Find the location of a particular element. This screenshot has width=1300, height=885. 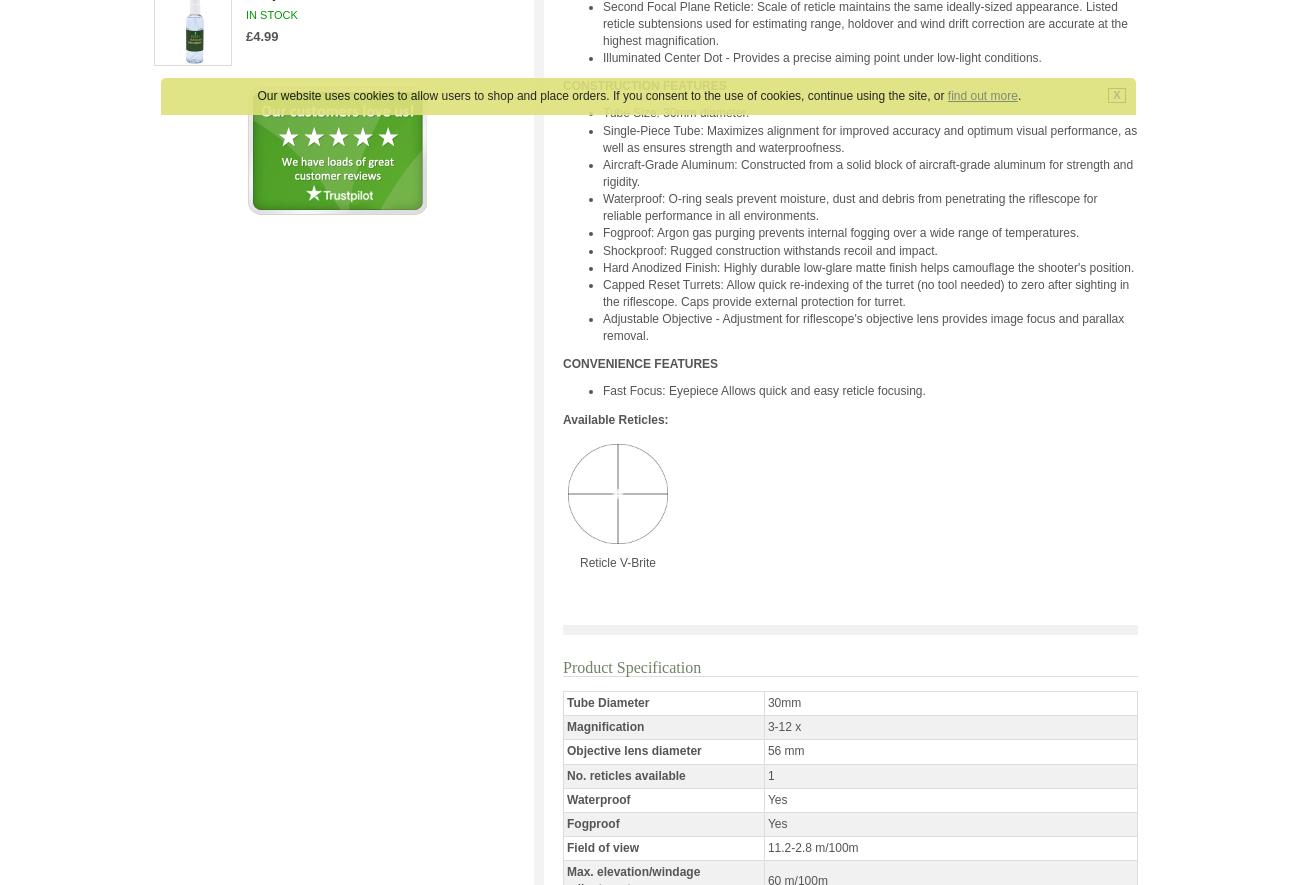

'Objective lens diameter' is located at coordinates (634, 751).